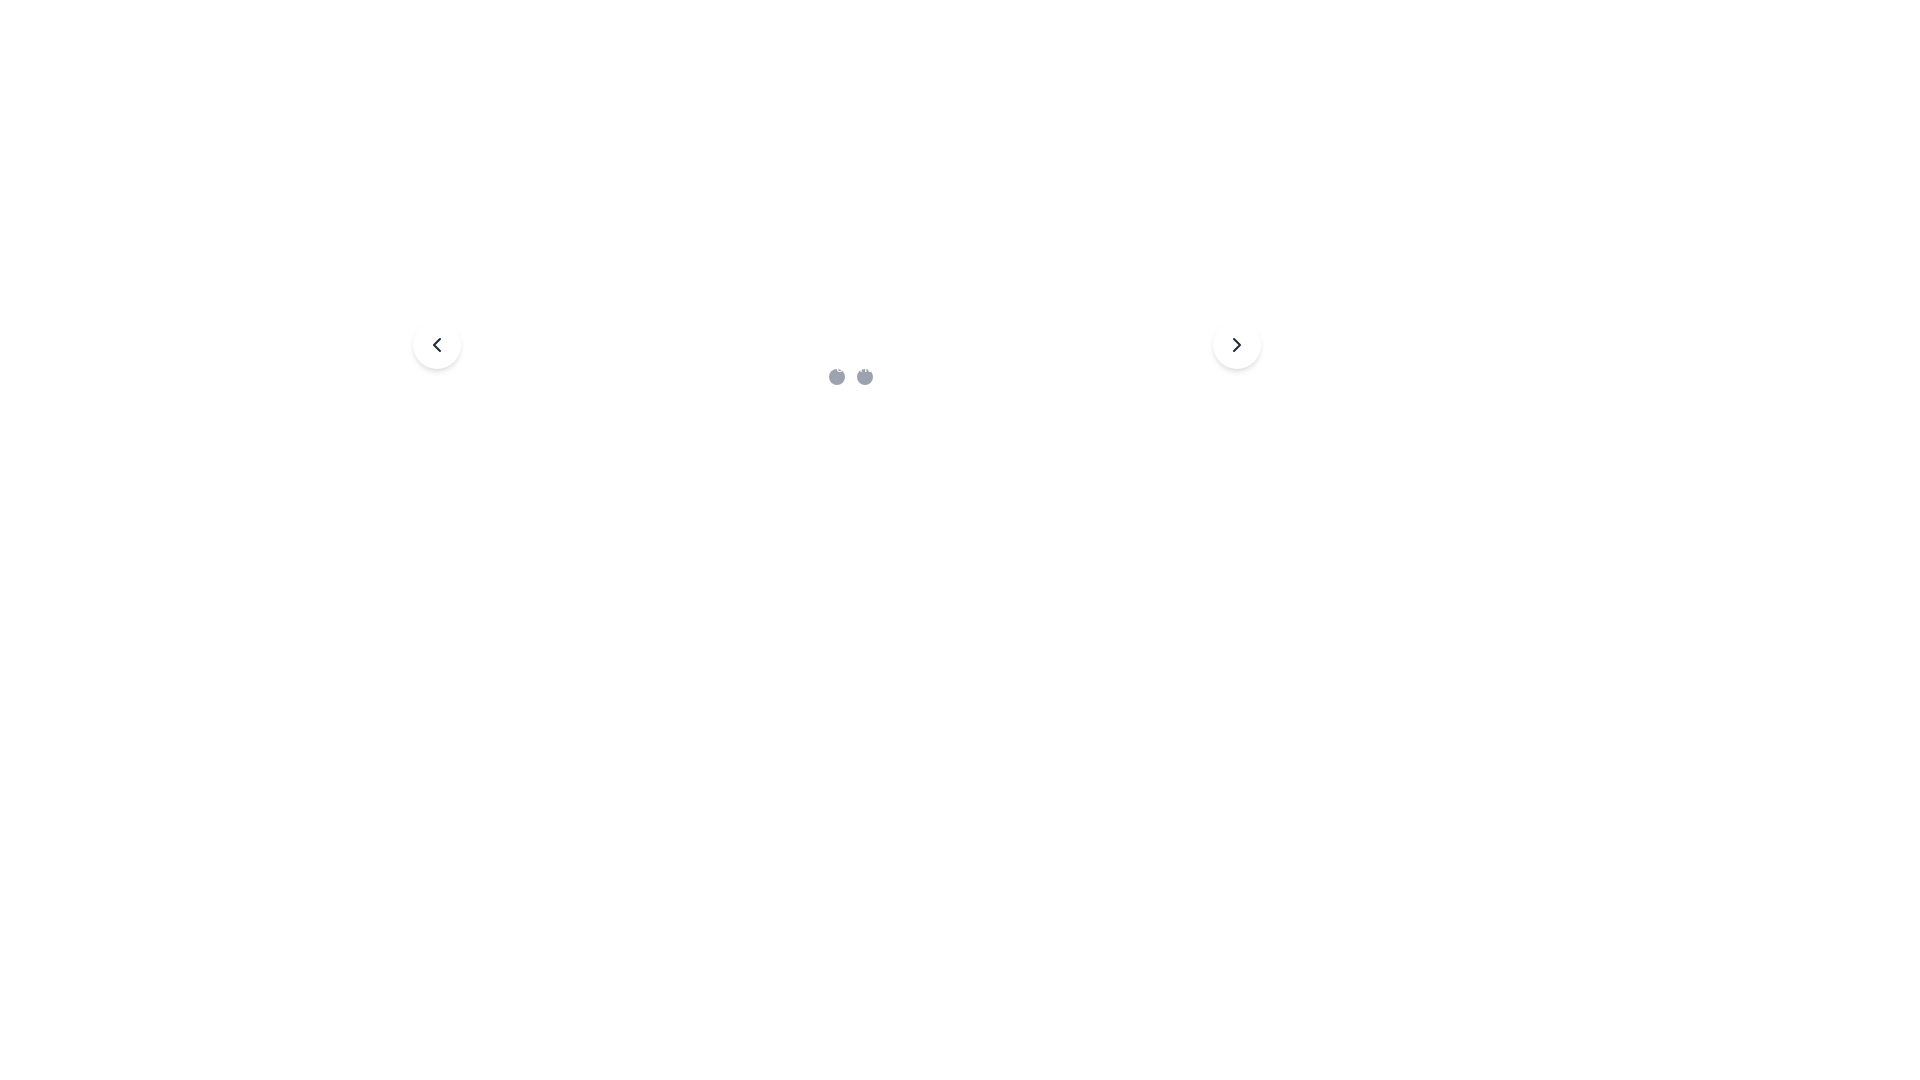 This screenshot has width=1920, height=1080. What do you see at coordinates (864, 377) in the screenshot?
I see `the third circular indicator in a row of three, which has a gray background and is visually distinct due to its rounded shape` at bounding box center [864, 377].